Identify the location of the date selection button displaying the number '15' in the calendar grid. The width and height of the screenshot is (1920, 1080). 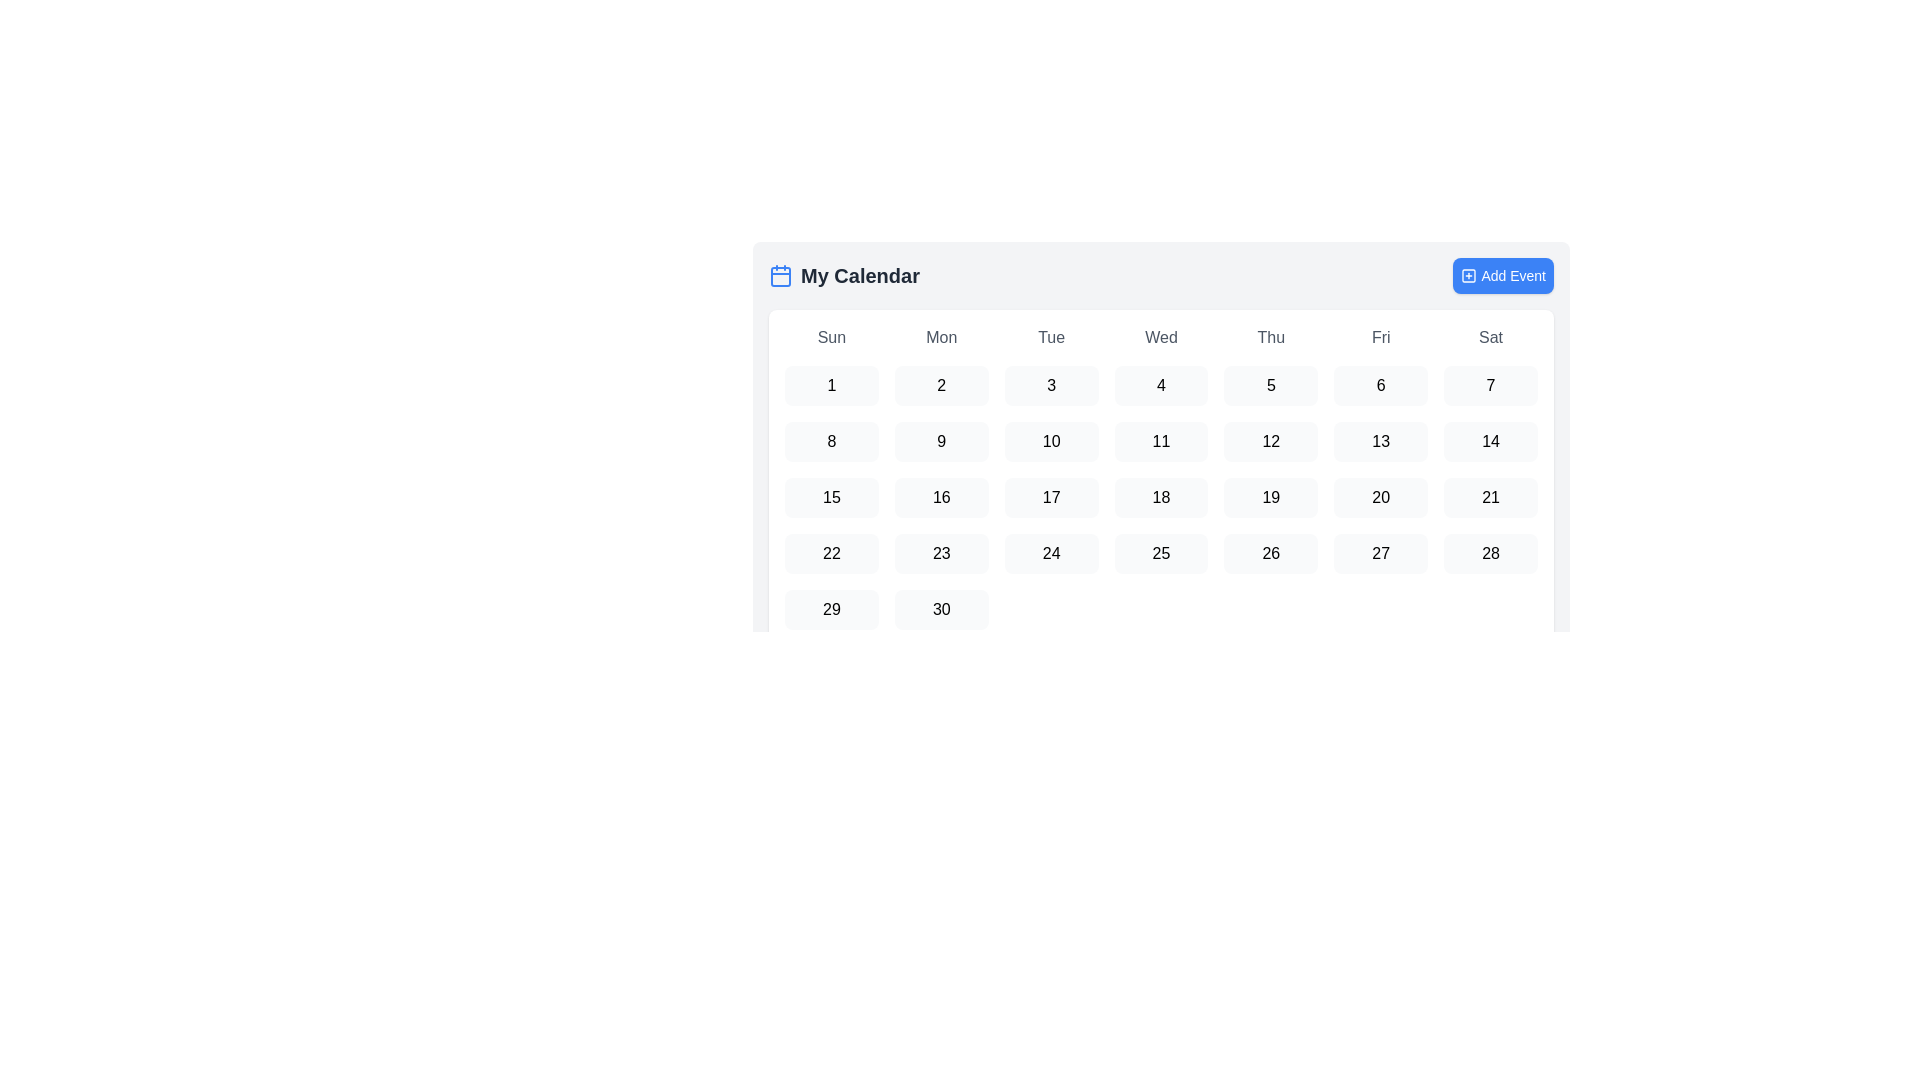
(831, 496).